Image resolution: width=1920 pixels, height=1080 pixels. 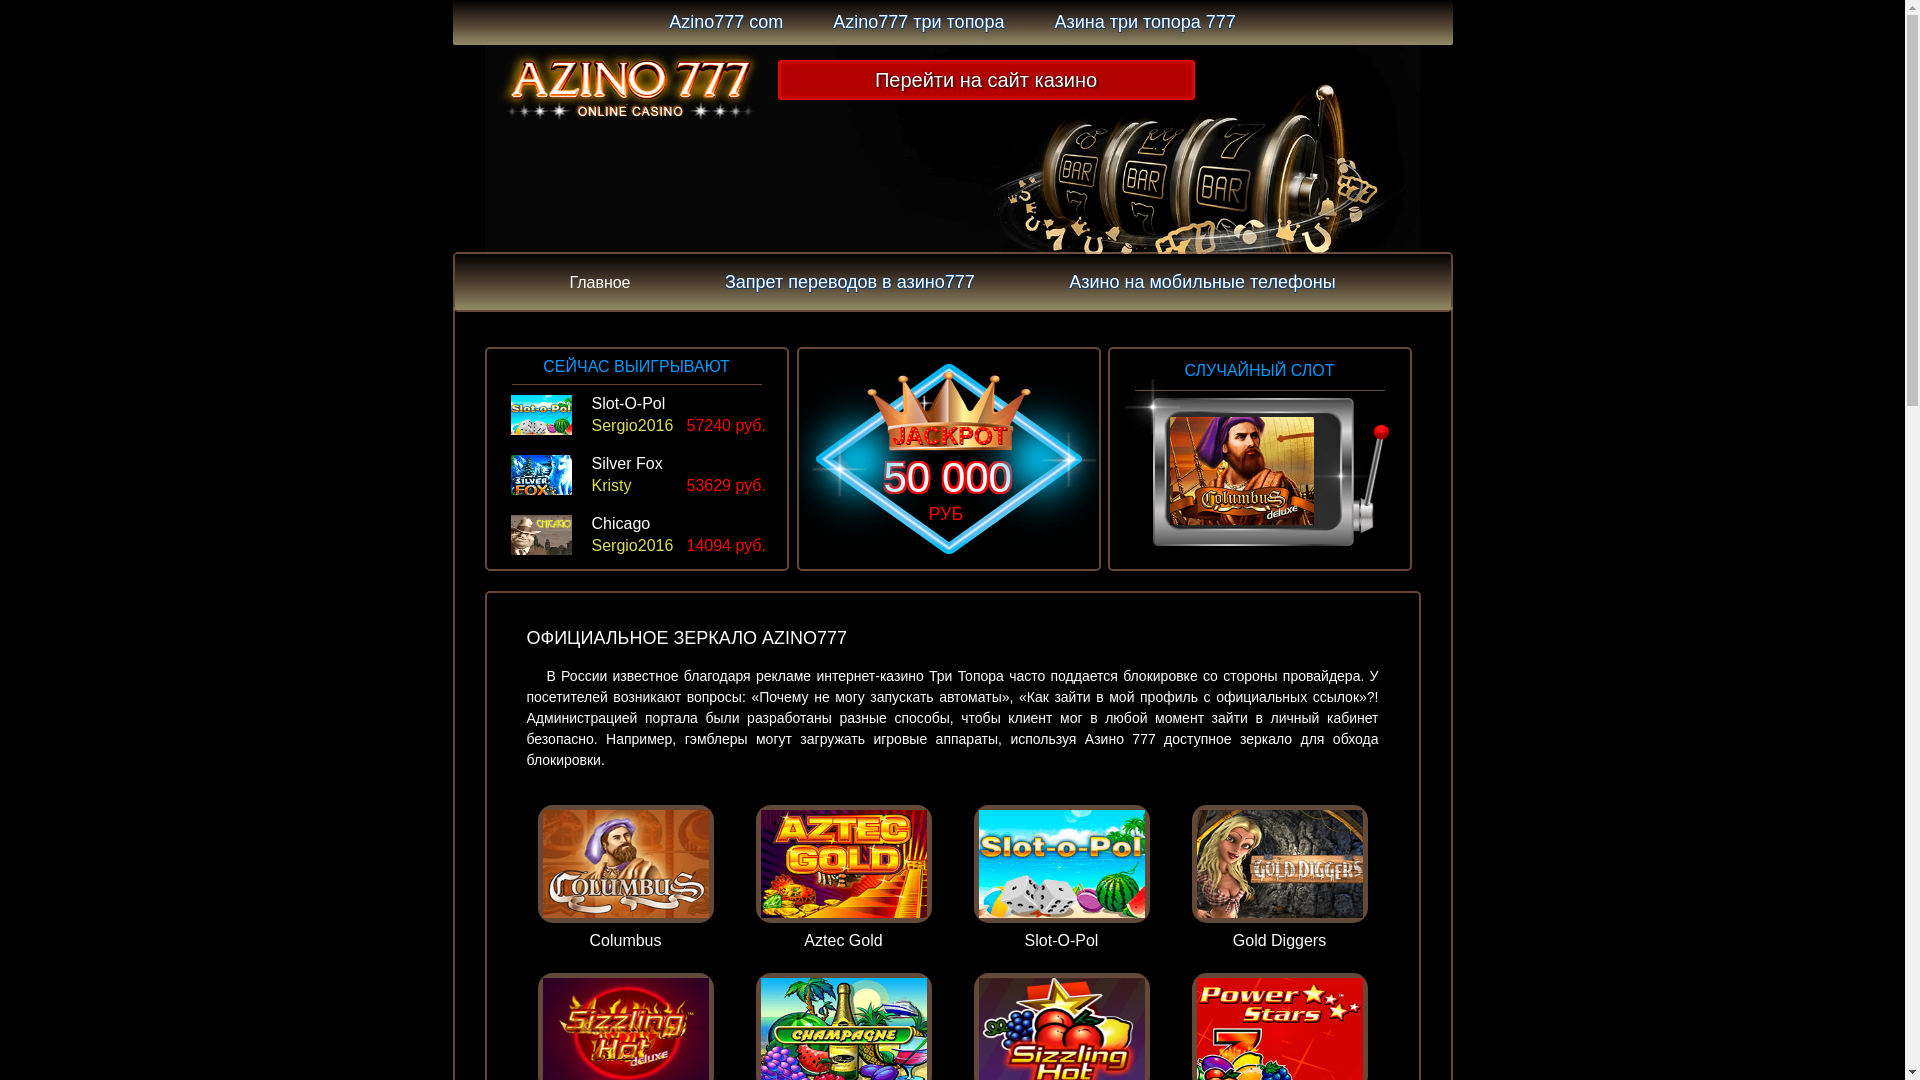 I want to click on 'Azino777 com', so click(x=724, y=22).